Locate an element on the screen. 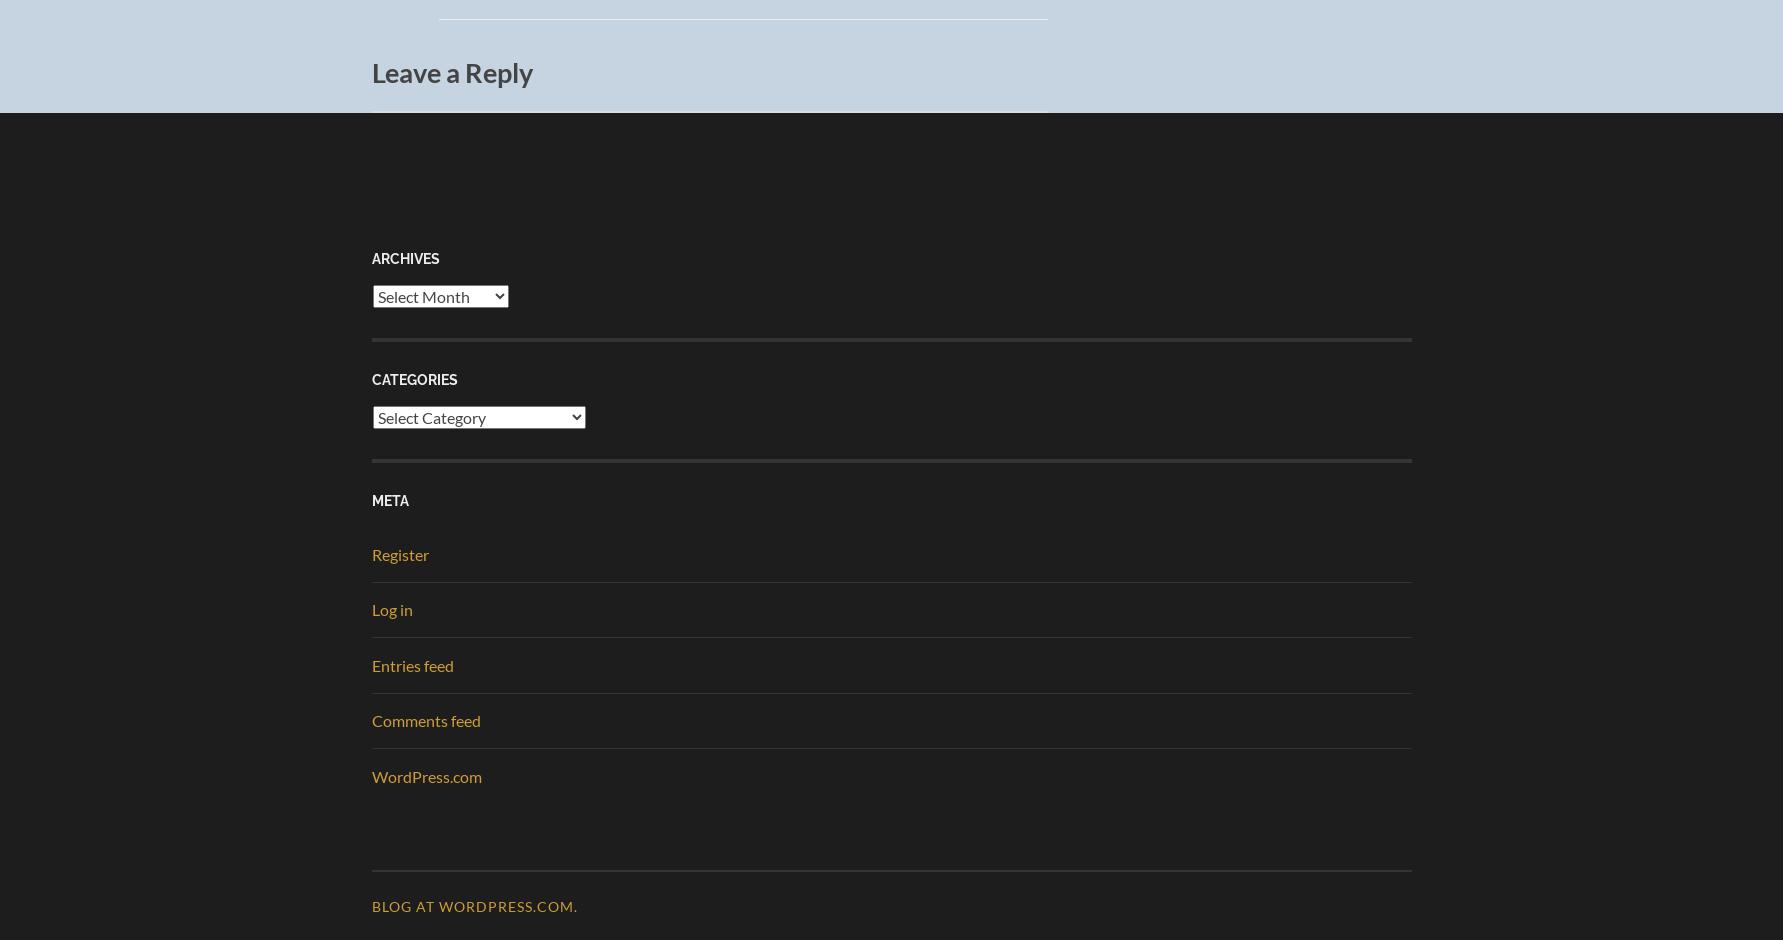 This screenshot has width=1783, height=940. 'Entries feed' is located at coordinates (412, 664).